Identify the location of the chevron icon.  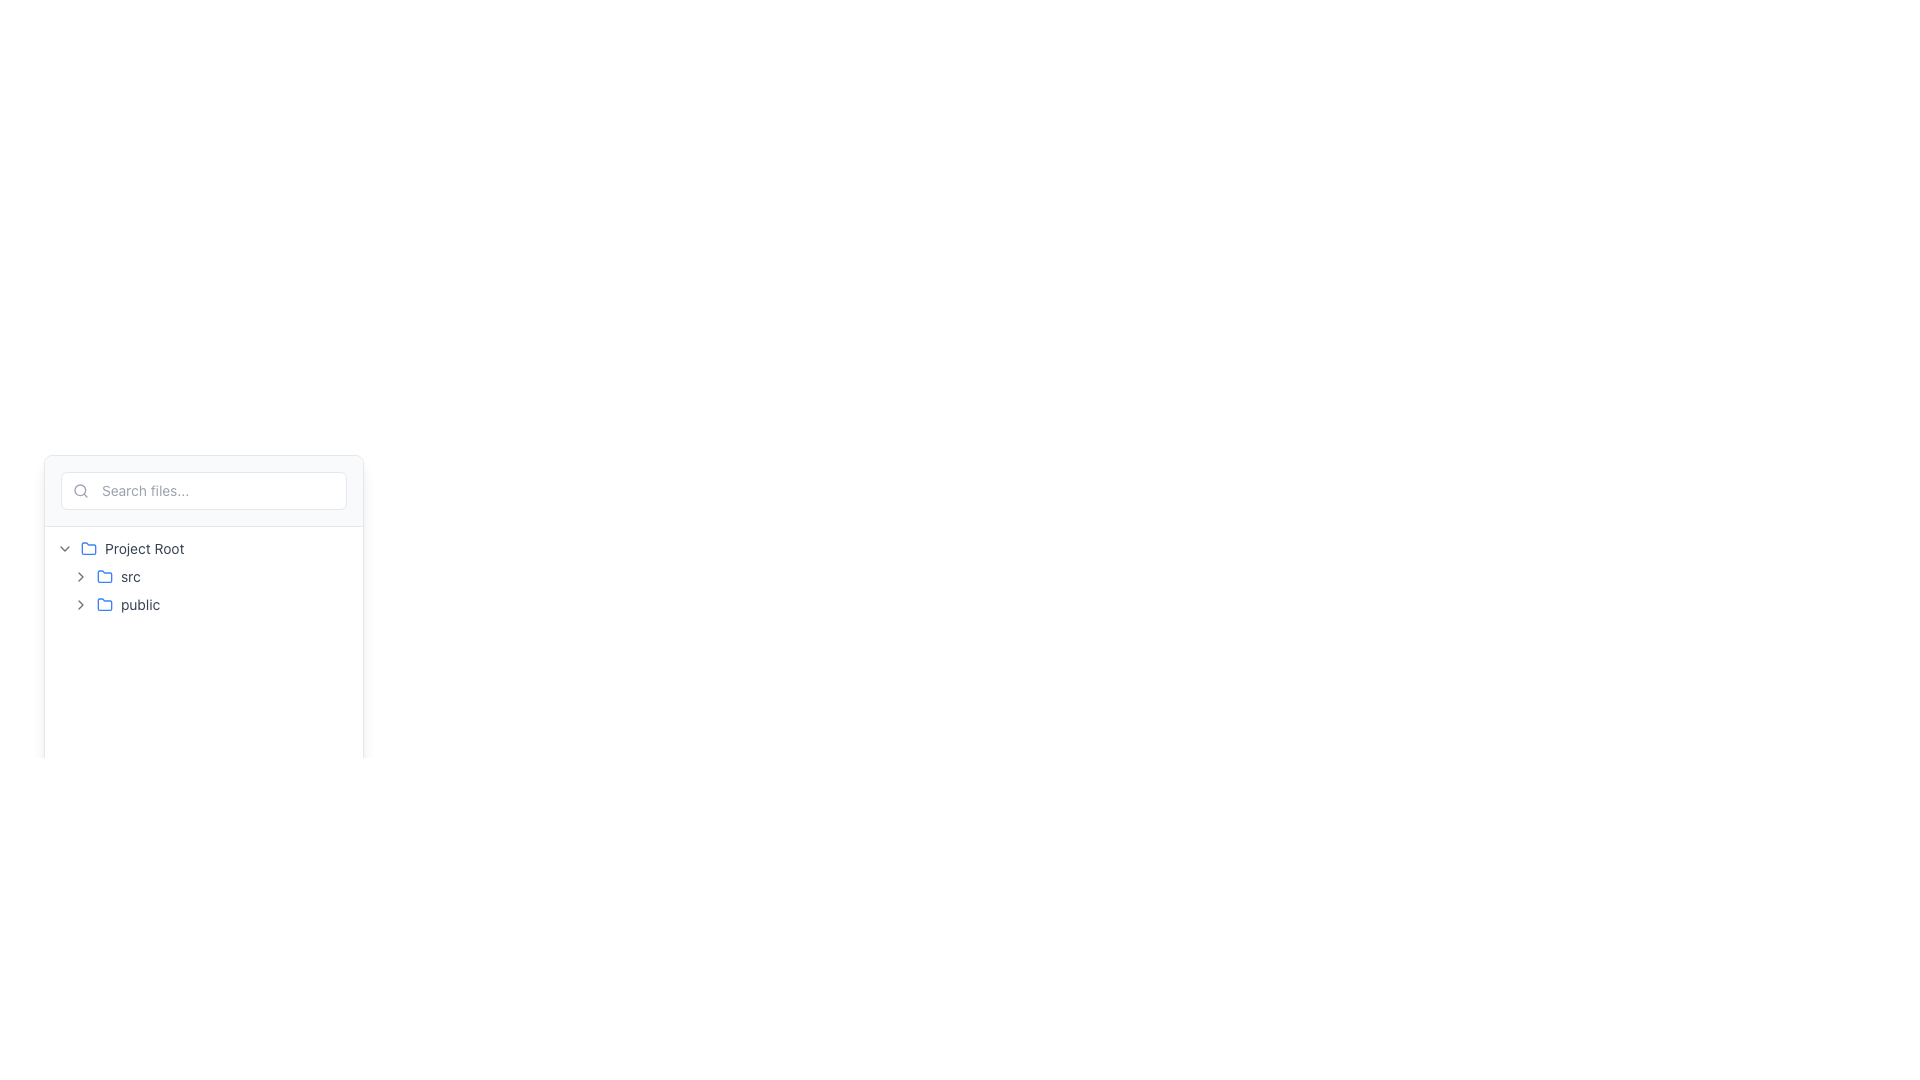
(80, 577).